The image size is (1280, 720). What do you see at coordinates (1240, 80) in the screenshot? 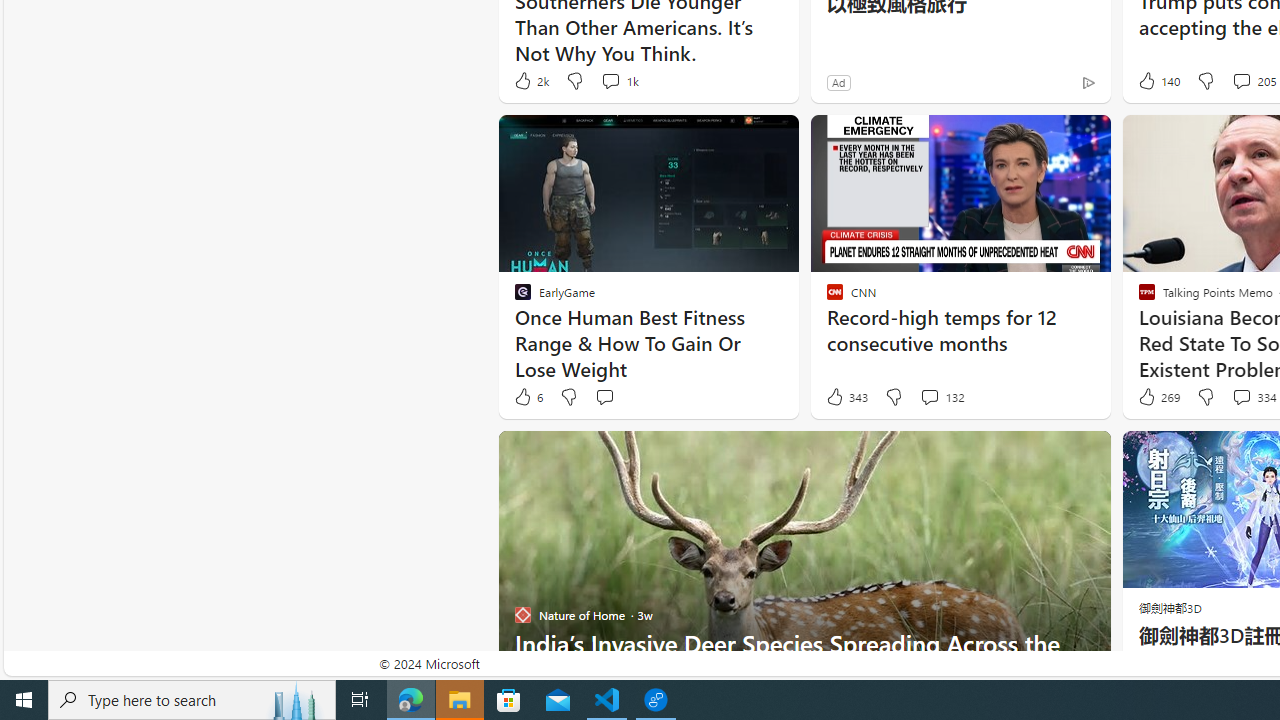
I see `'View comments 205 Comment'` at bounding box center [1240, 80].